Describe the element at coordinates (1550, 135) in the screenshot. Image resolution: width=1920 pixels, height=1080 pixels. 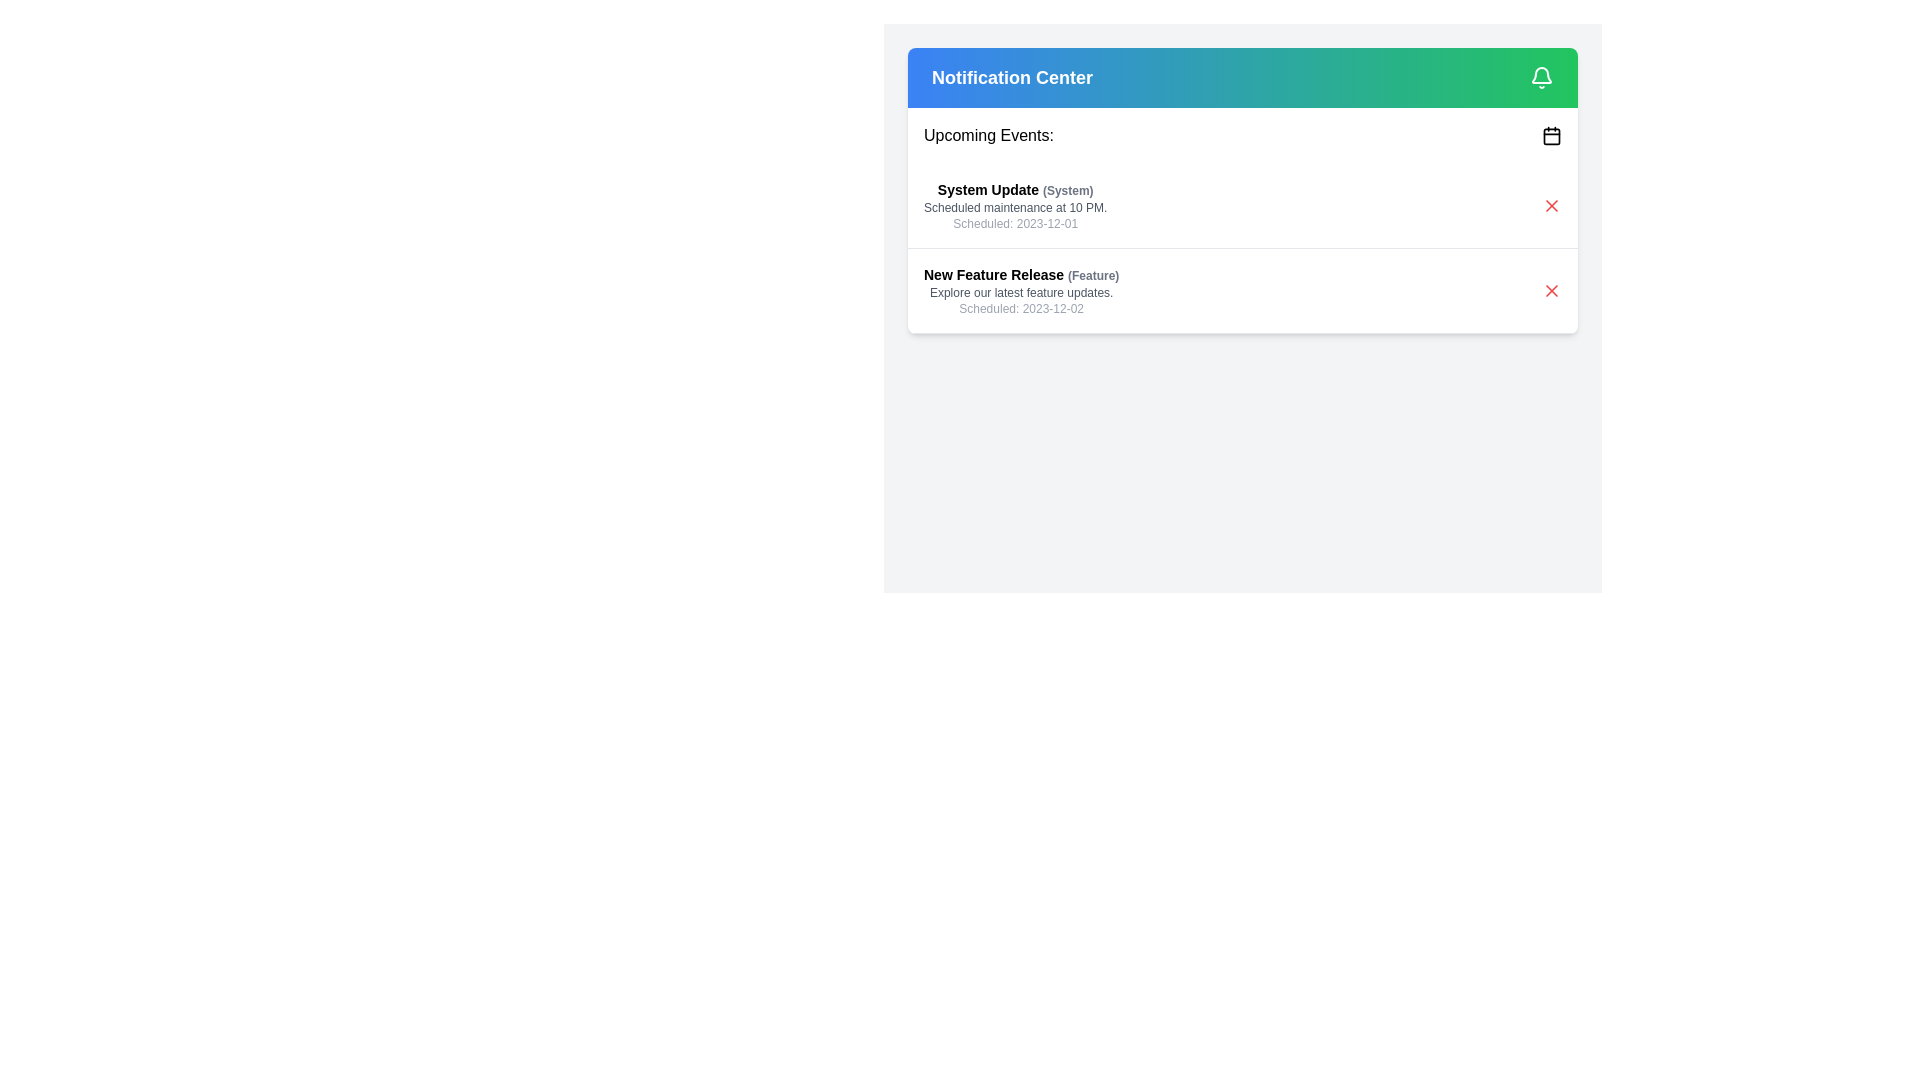
I see `the calendar icon located in the top-right corner of the 'Upcoming Events' section to initiate an action related to scheduling or events` at that location.